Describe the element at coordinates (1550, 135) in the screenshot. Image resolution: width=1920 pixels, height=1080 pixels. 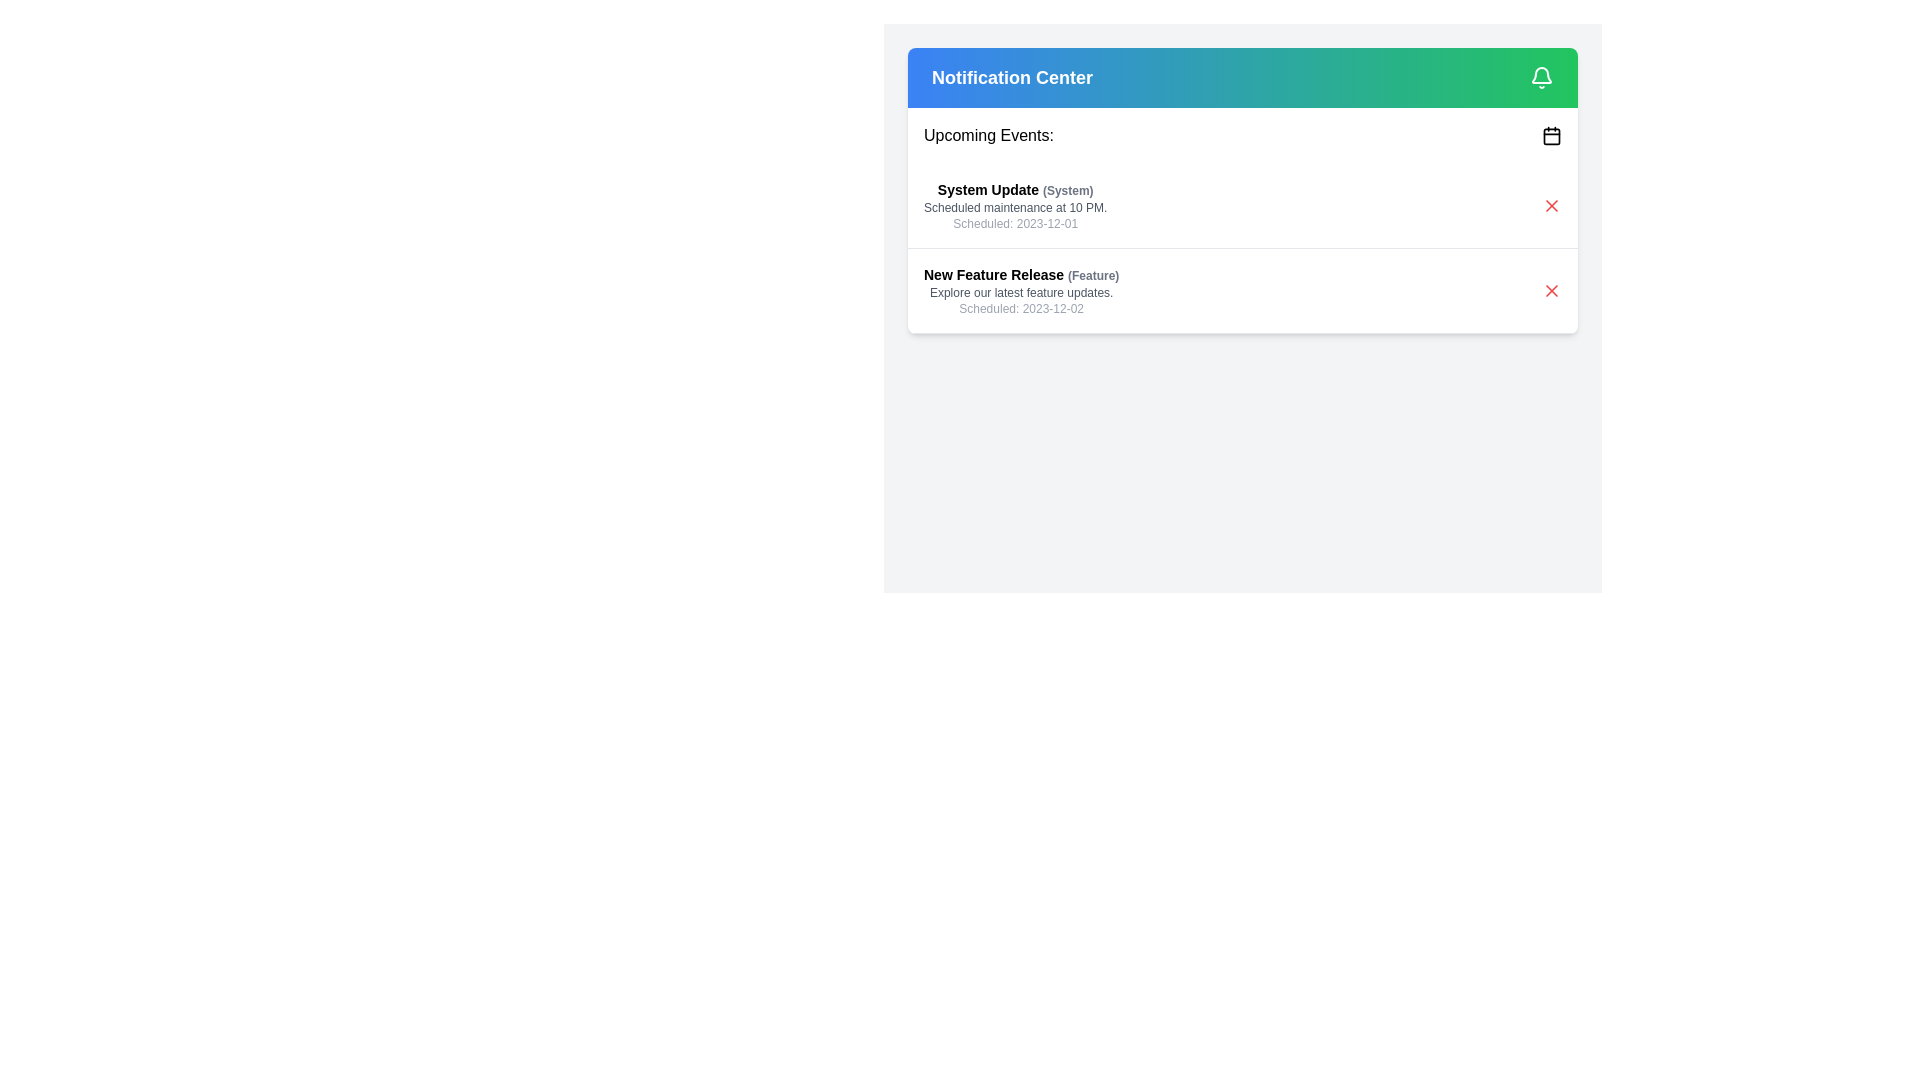
I see `the calendar icon located in the top-right corner of the 'Upcoming Events' section to initiate an action related to scheduling or events` at that location.